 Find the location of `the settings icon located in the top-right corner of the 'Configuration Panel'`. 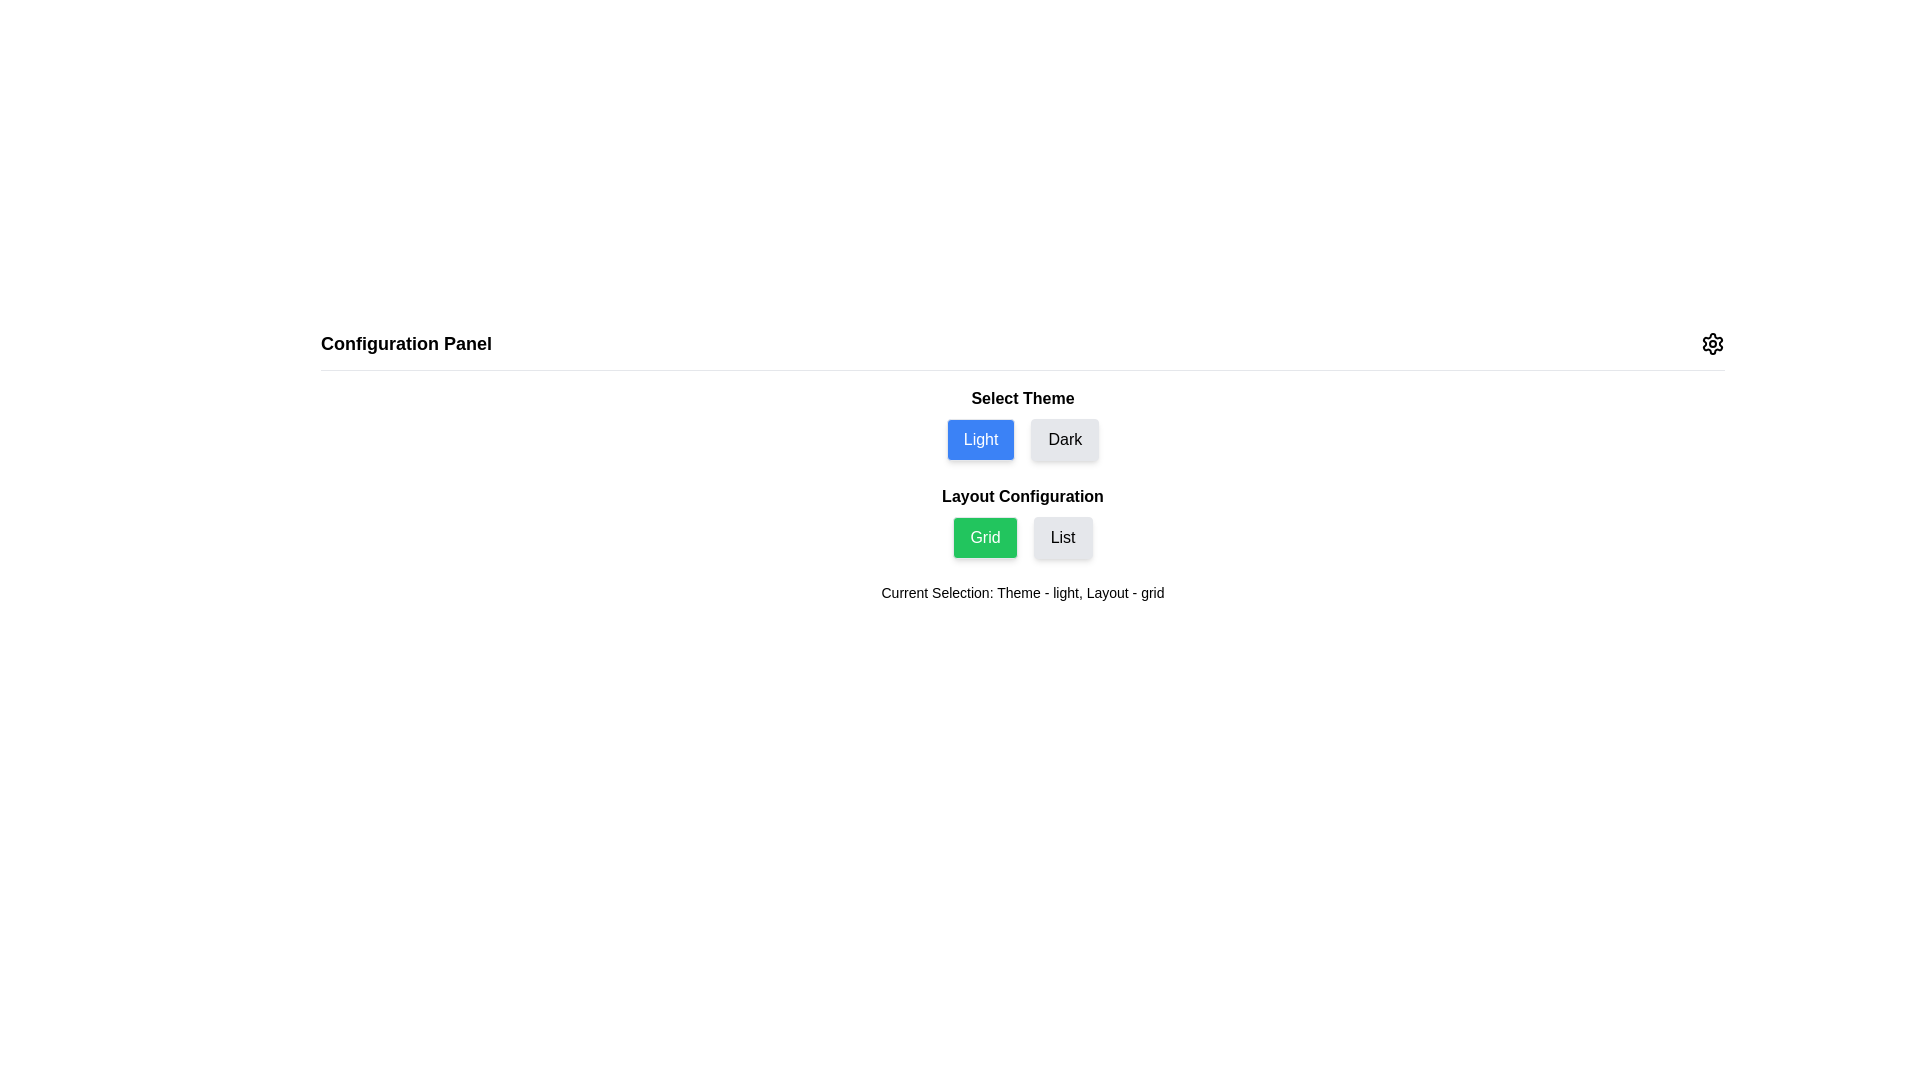

the settings icon located in the top-right corner of the 'Configuration Panel' is located at coordinates (1712, 342).